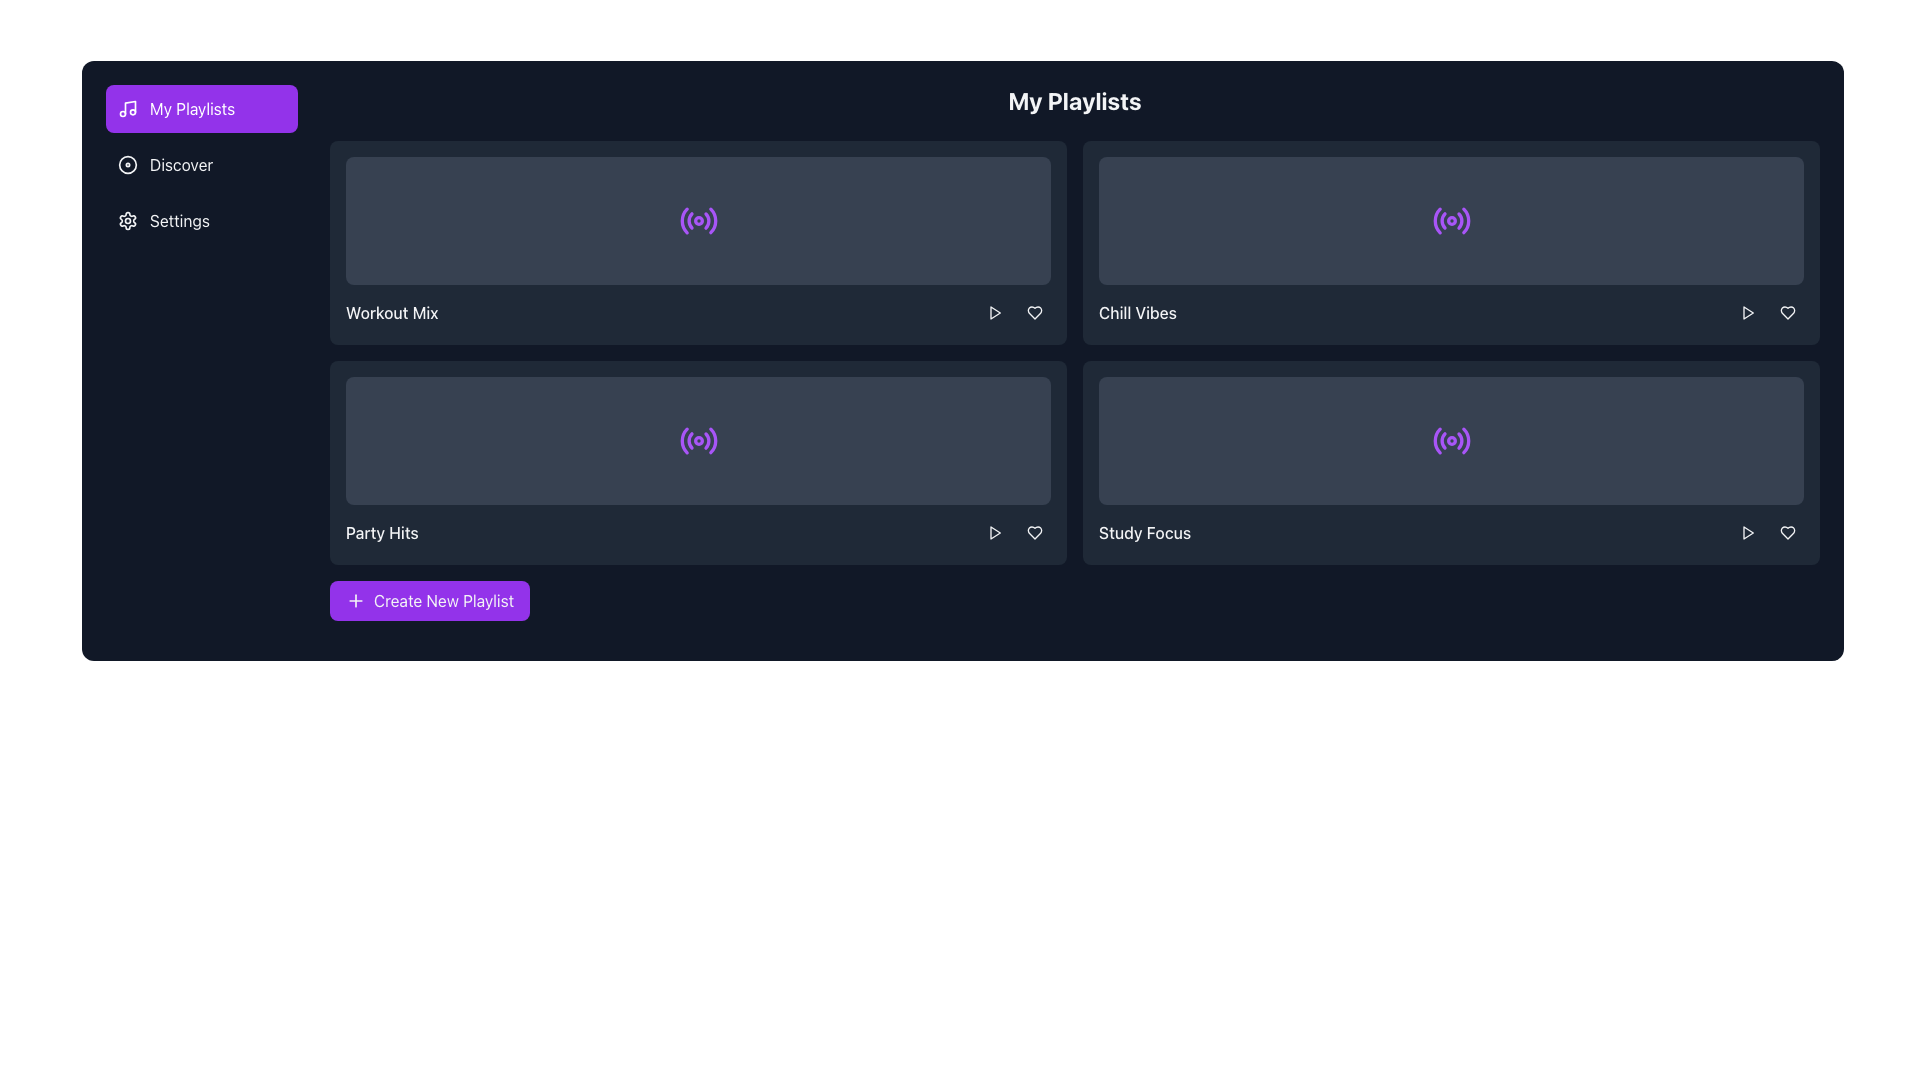 This screenshot has width=1920, height=1080. I want to click on the music icon located to the left of the 'My Playlists' button in the navigation bar, so click(127, 108).